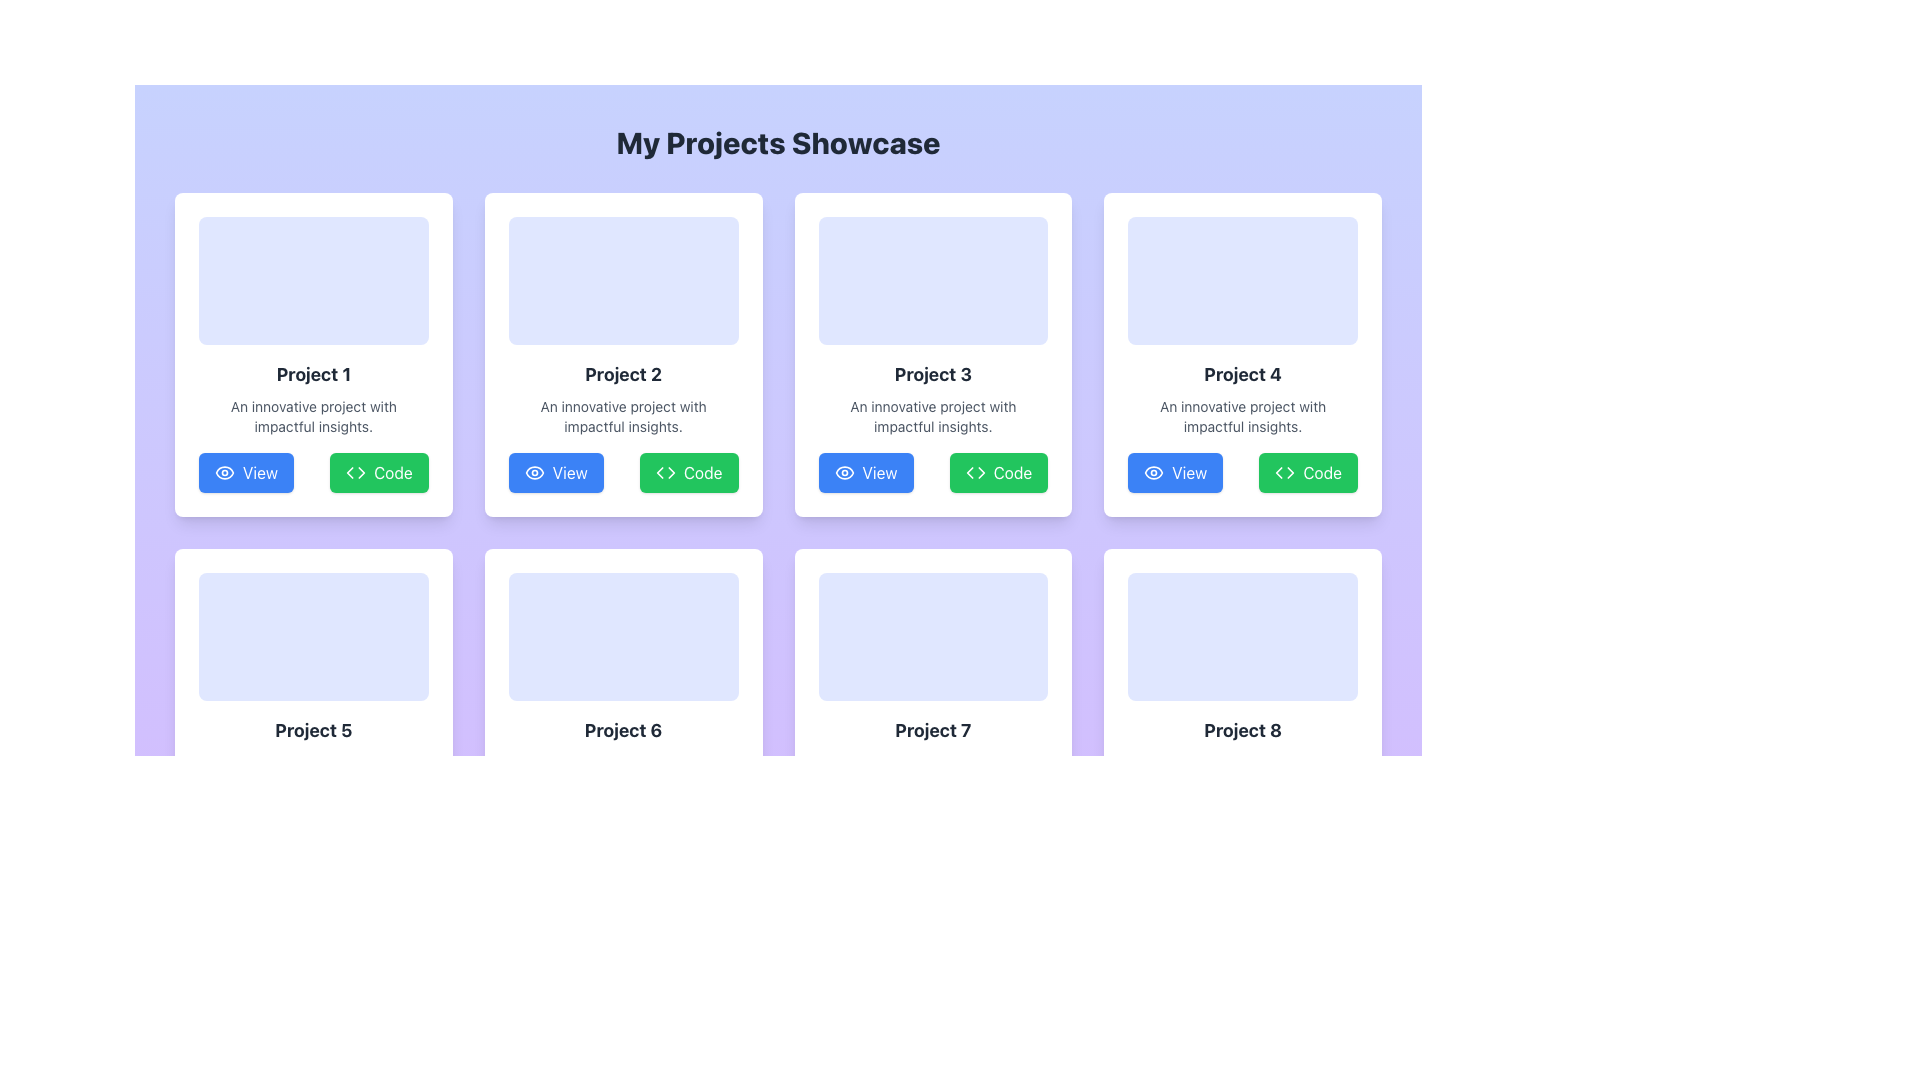 The image size is (1920, 1080). I want to click on text block containing 'An innovative project with impactful insights.' located beneath the title 'Project 4' in the white card, so click(1242, 415).